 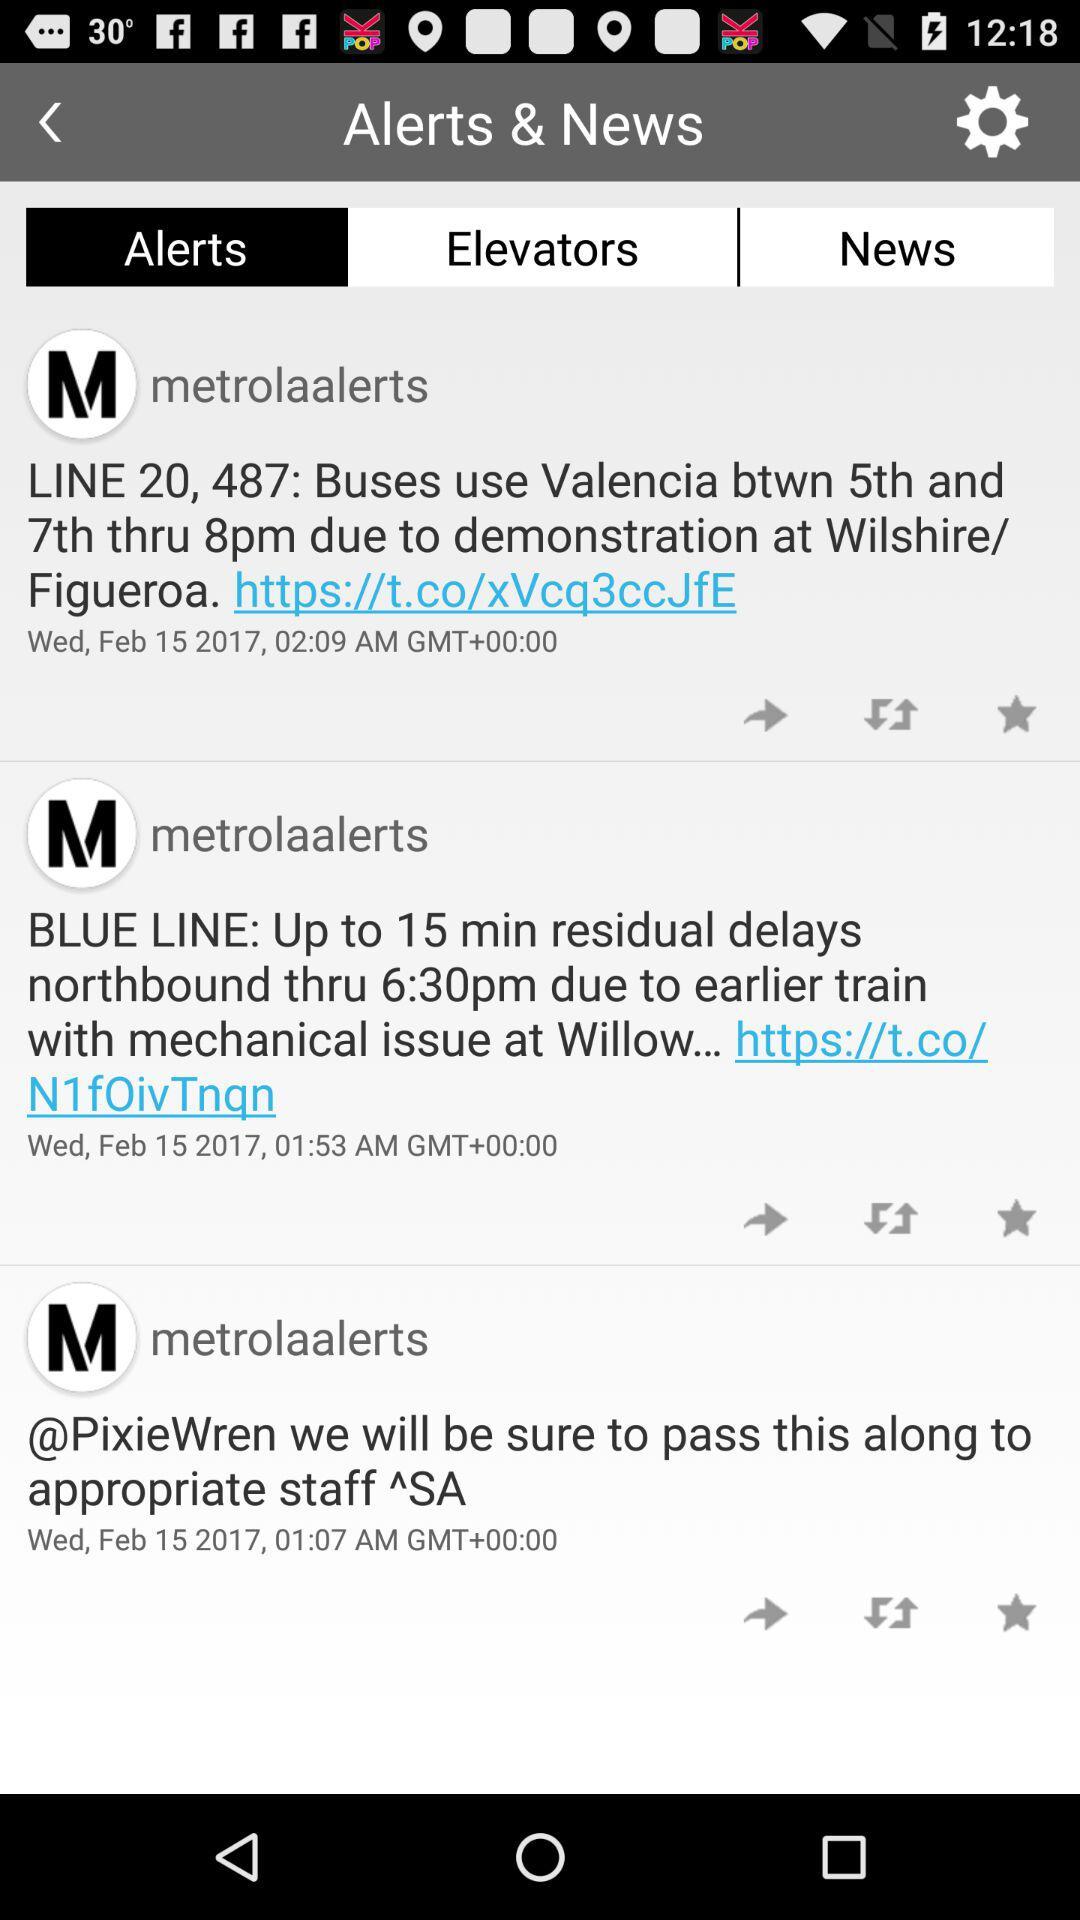 What do you see at coordinates (992, 121) in the screenshot?
I see `the item next to the alerts & news app` at bounding box center [992, 121].